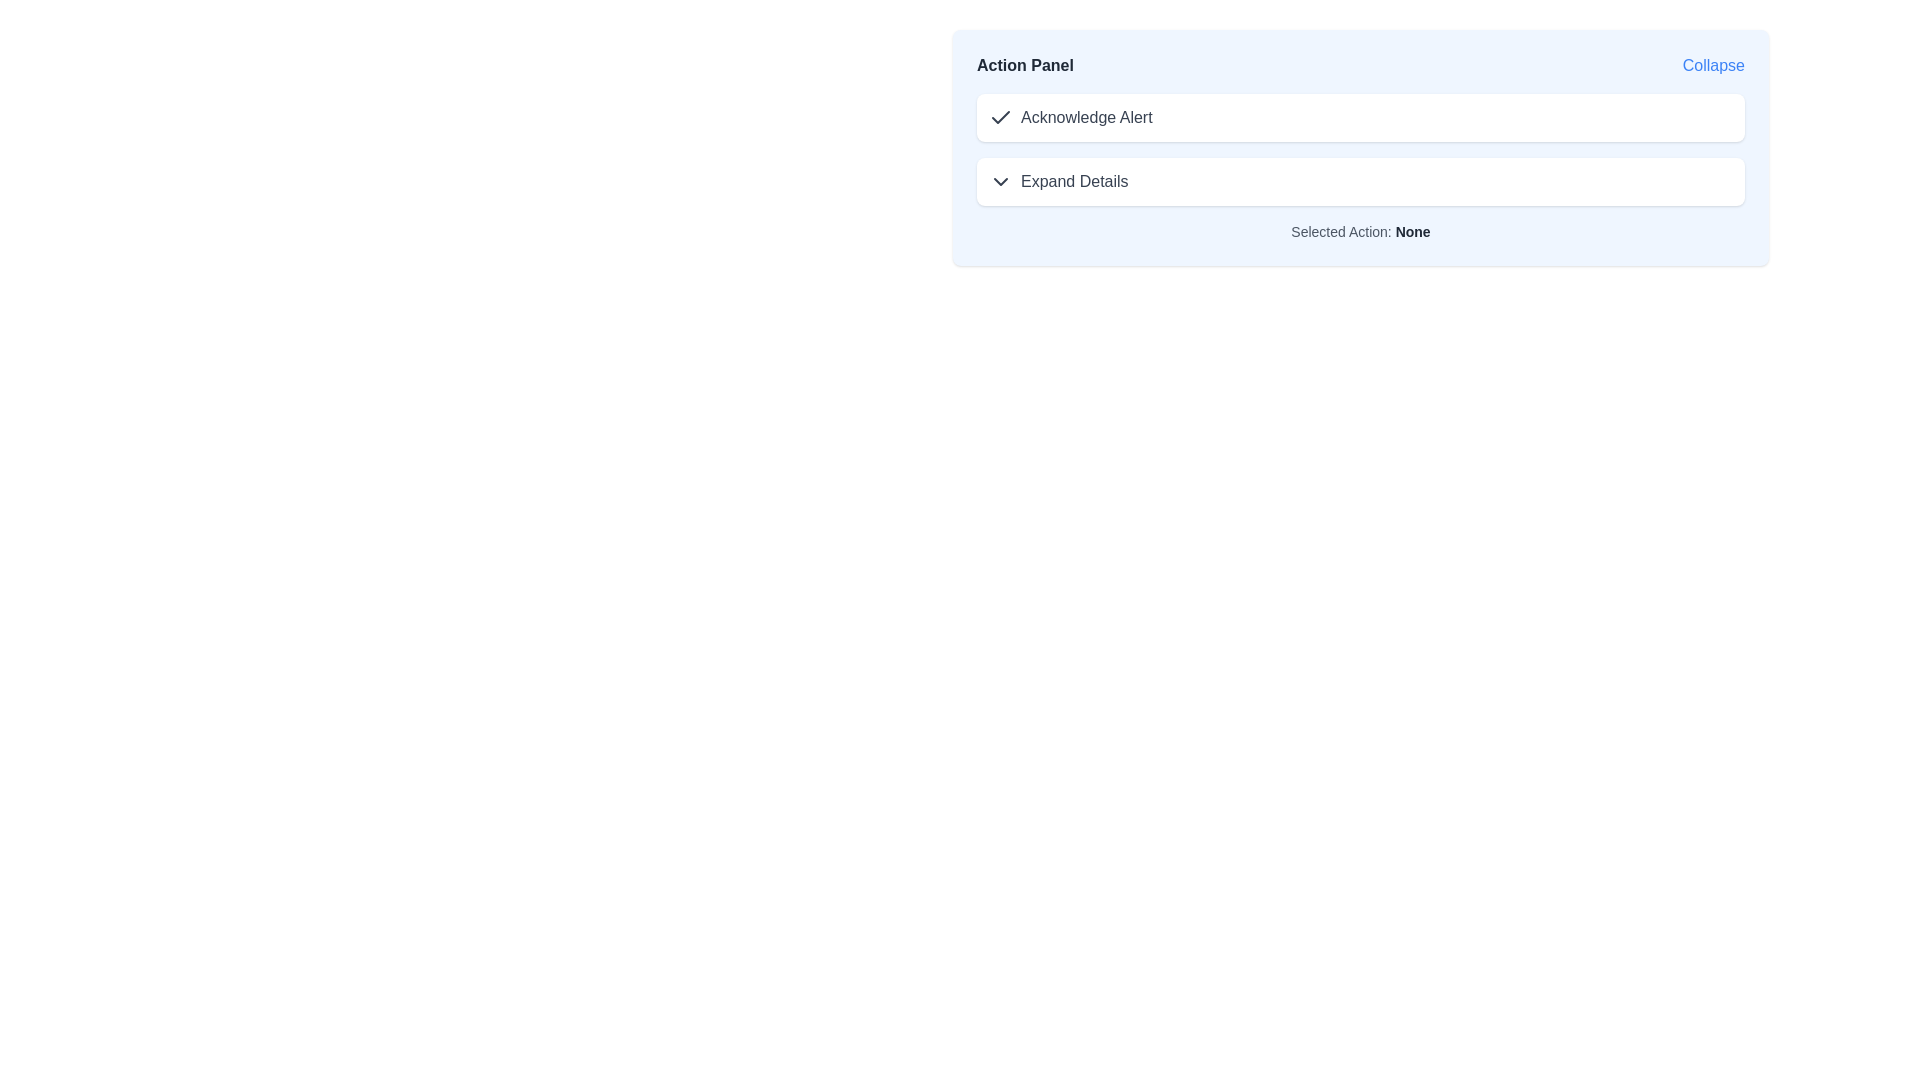 The width and height of the screenshot is (1920, 1080). Describe the element at coordinates (1360, 149) in the screenshot. I see `the interactive section with multiple selectable subsections within the 'Action Panel'` at that location.